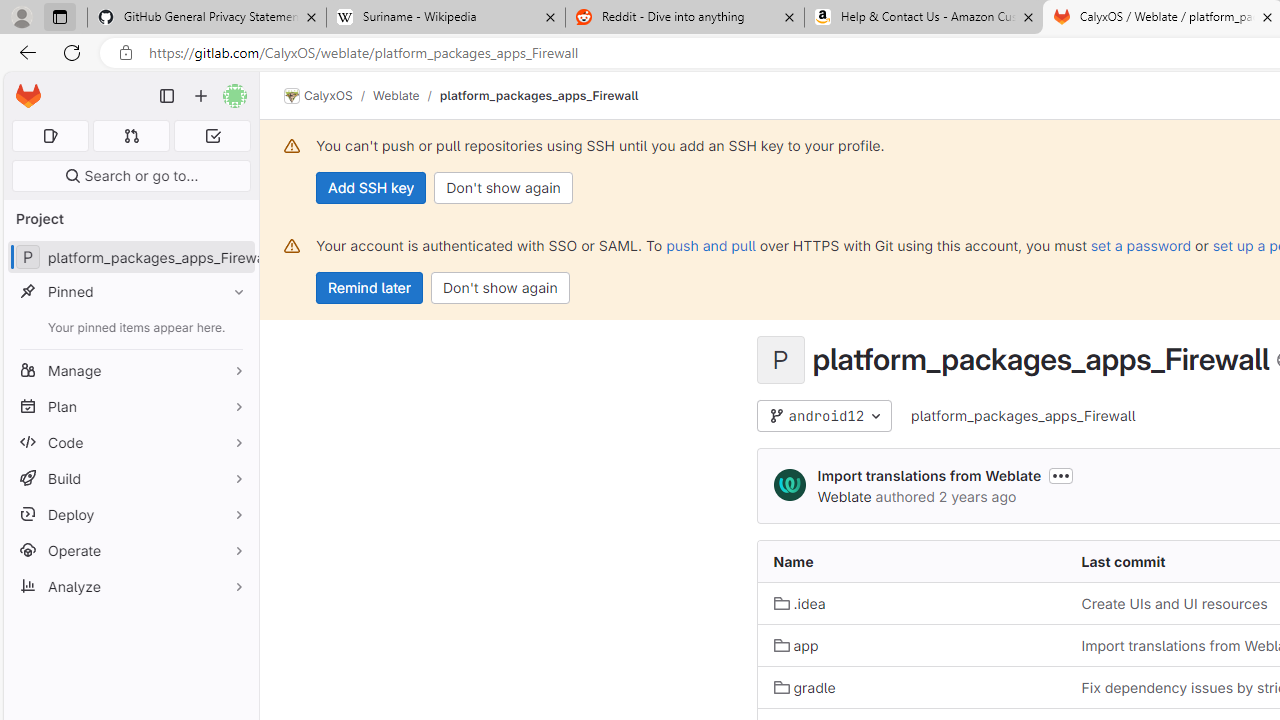 The image size is (1280, 720). Describe the element at coordinates (130, 513) in the screenshot. I see `'Deploy'` at that location.